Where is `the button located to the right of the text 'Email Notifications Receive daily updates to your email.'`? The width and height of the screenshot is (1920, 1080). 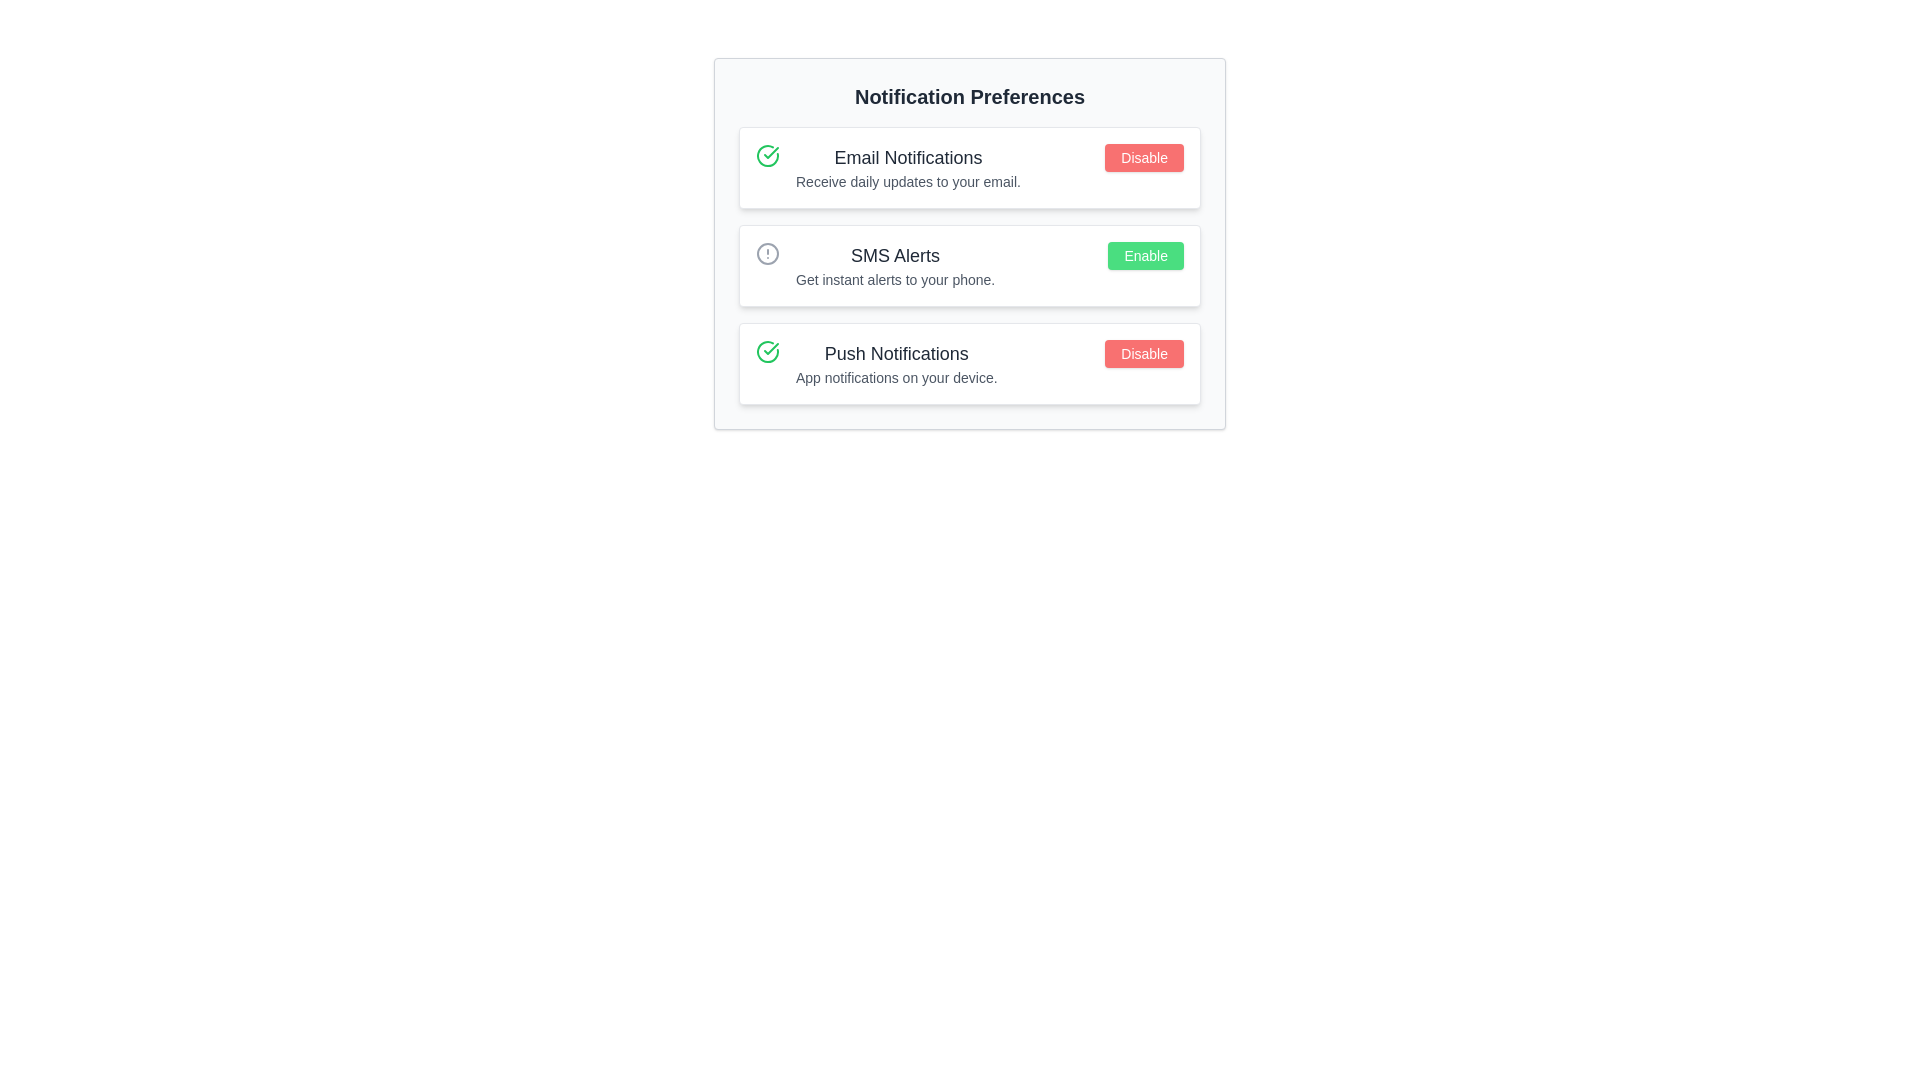 the button located to the right of the text 'Email Notifications Receive daily updates to your email.' is located at coordinates (1144, 157).